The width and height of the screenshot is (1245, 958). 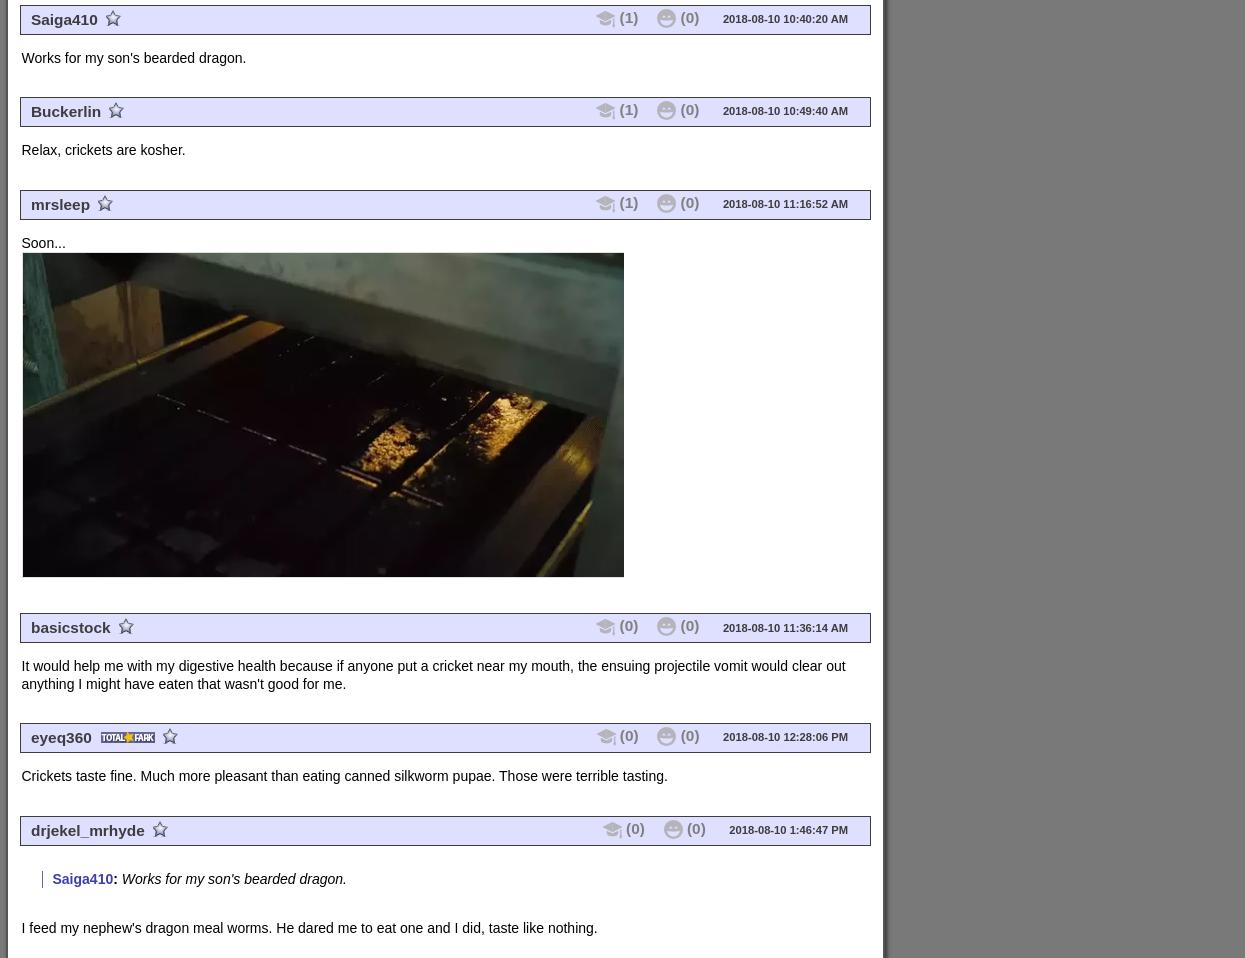 What do you see at coordinates (41, 241) in the screenshot?
I see `'Soon...'` at bounding box center [41, 241].